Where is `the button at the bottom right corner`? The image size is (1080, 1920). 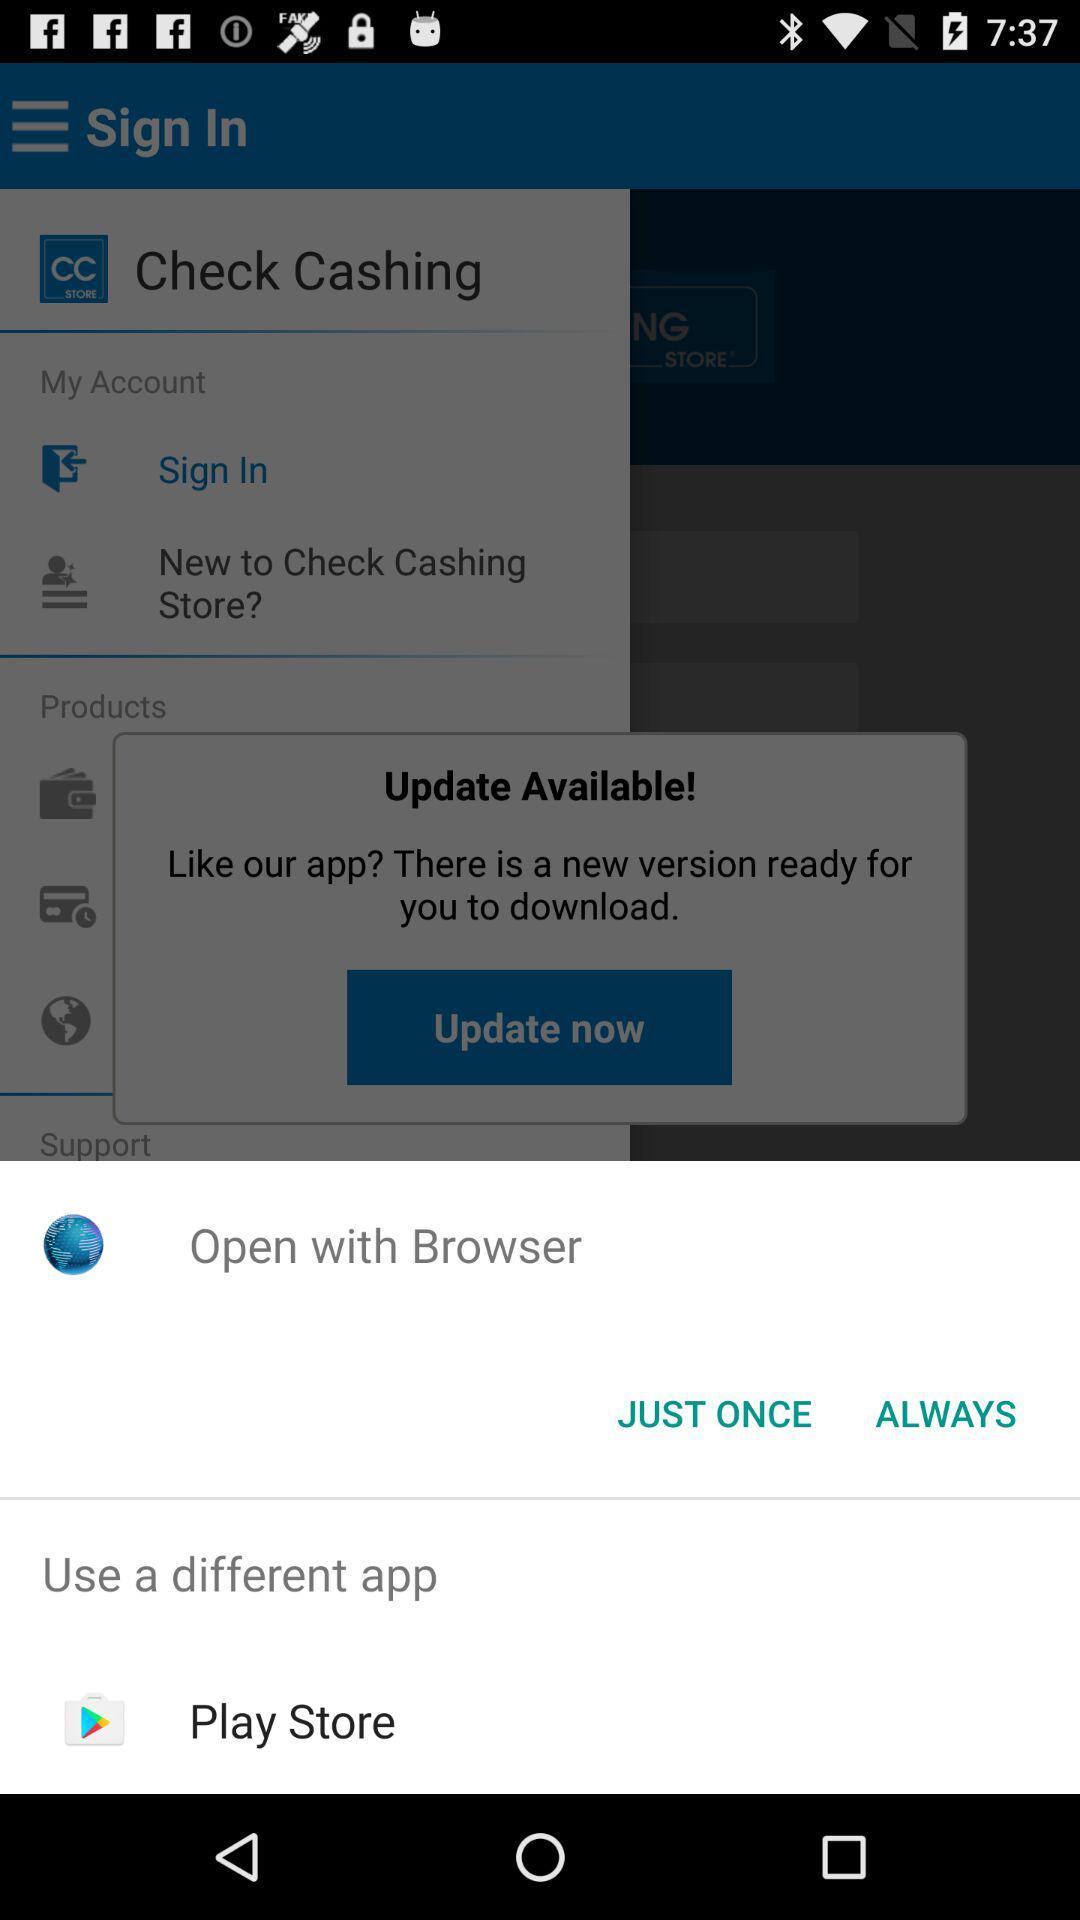
the button at the bottom right corner is located at coordinates (945, 1411).